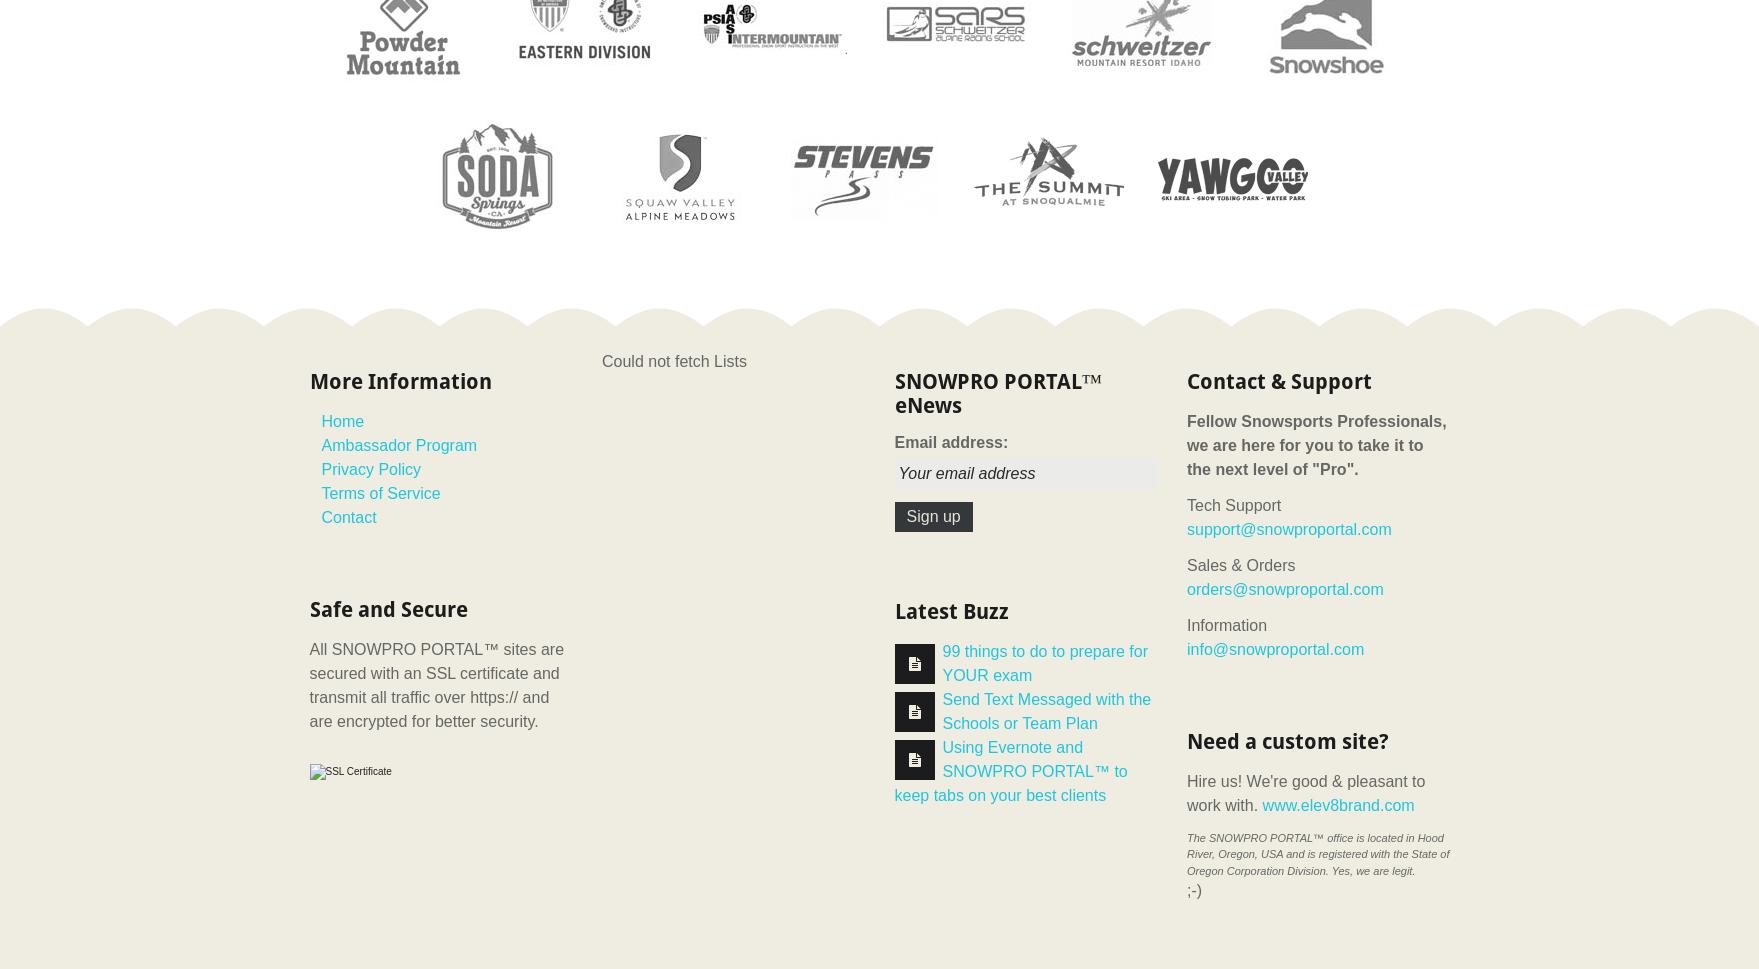  Describe the element at coordinates (1317, 852) in the screenshot. I see `'The SNOWPRO PORTAL™ office is located in Hood River, Oregon, USA and is registered with the State of Oregon Corporation Division. Yes, we are legit.'` at that location.